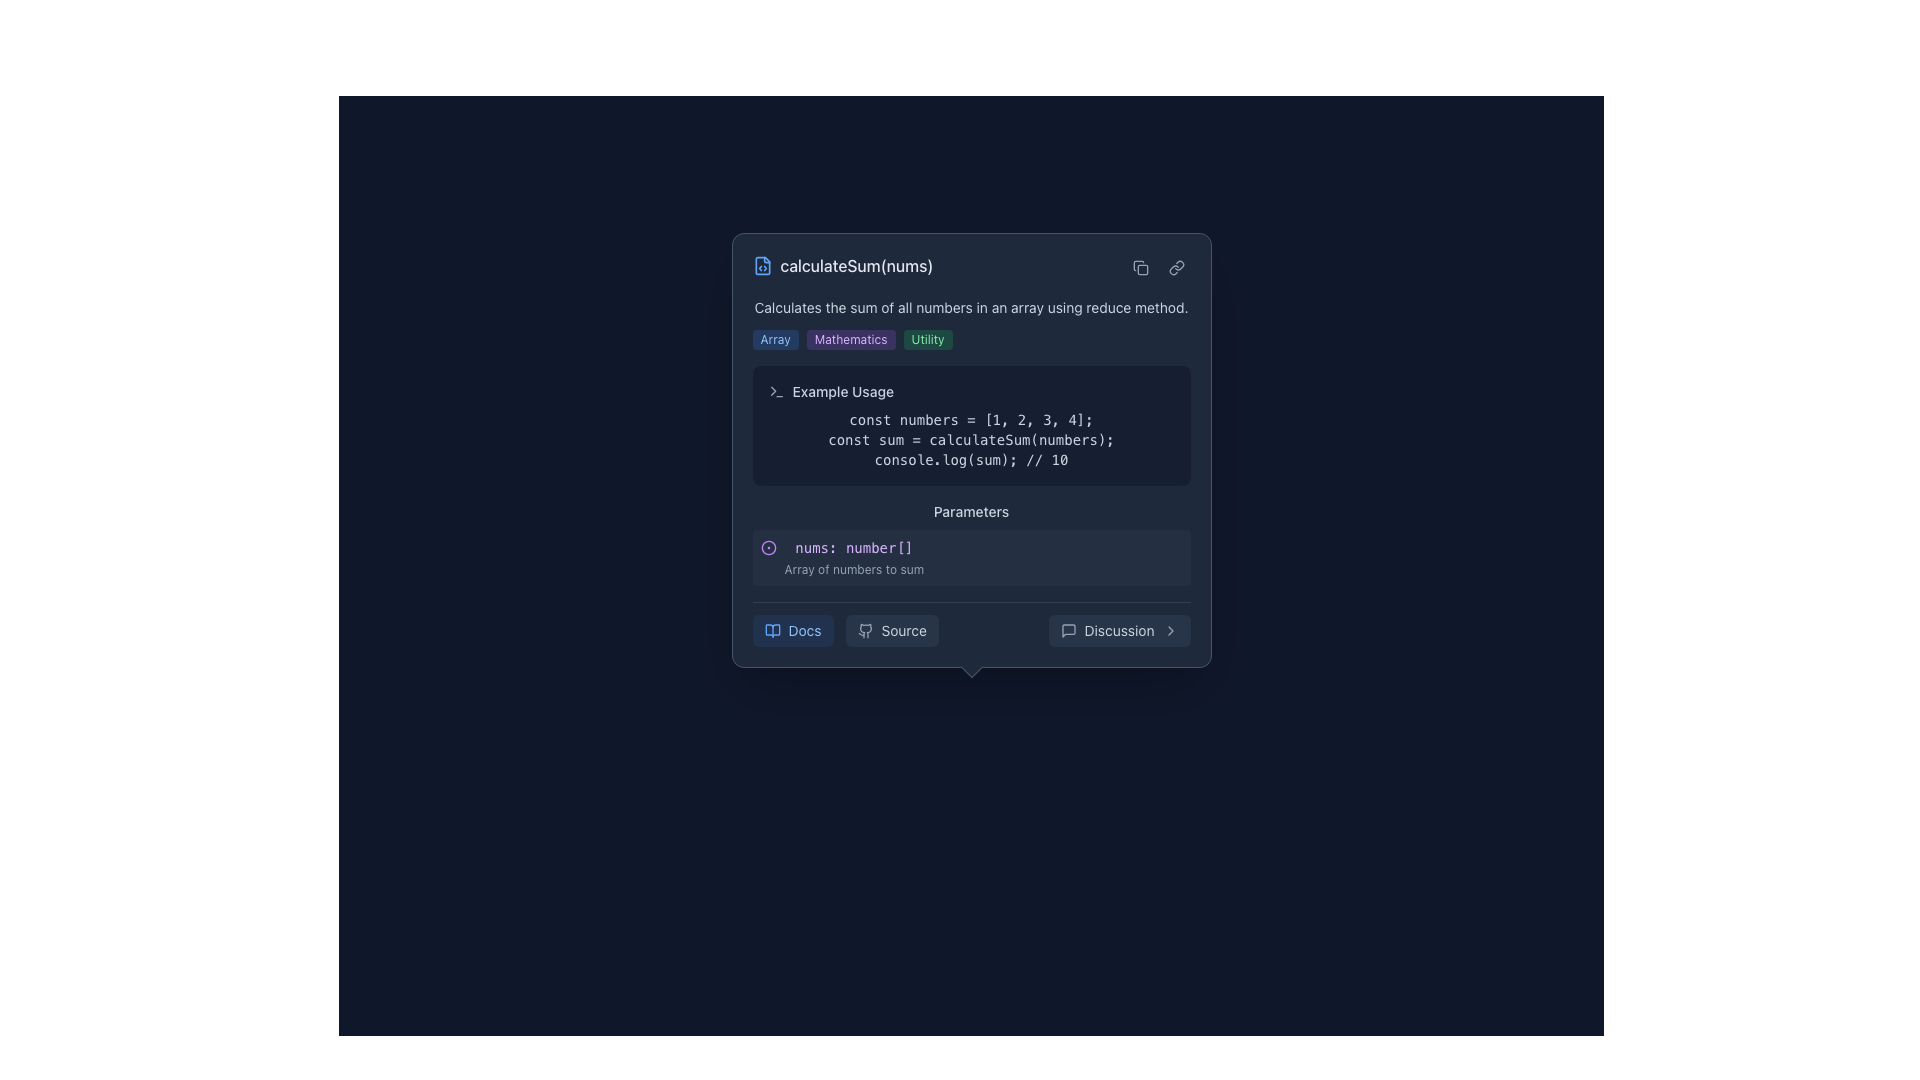 This screenshot has height=1080, width=1920. I want to click on the navigation icon located at the far right side of the 'Discussion' button, so click(1170, 631).